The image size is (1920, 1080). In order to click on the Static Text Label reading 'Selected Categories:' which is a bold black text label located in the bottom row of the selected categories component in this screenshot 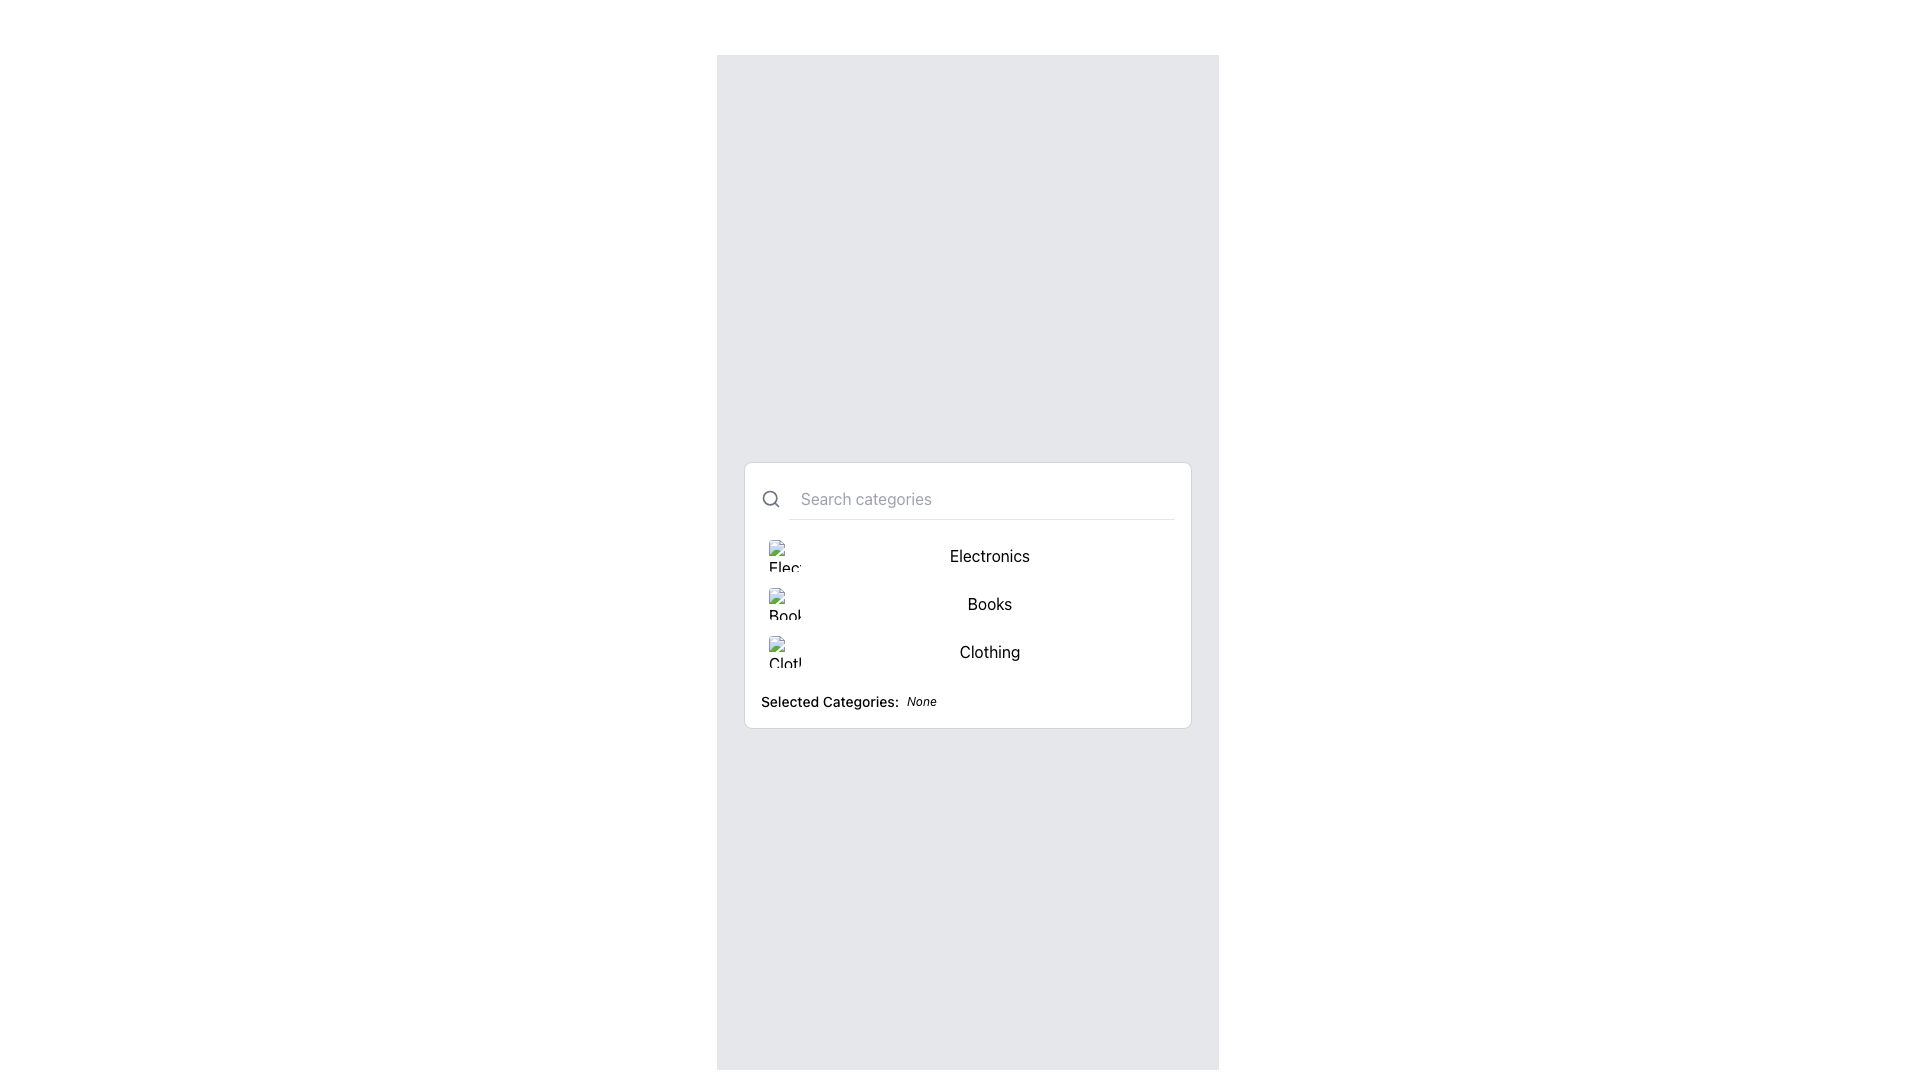, I will do `click(830, 700)`.